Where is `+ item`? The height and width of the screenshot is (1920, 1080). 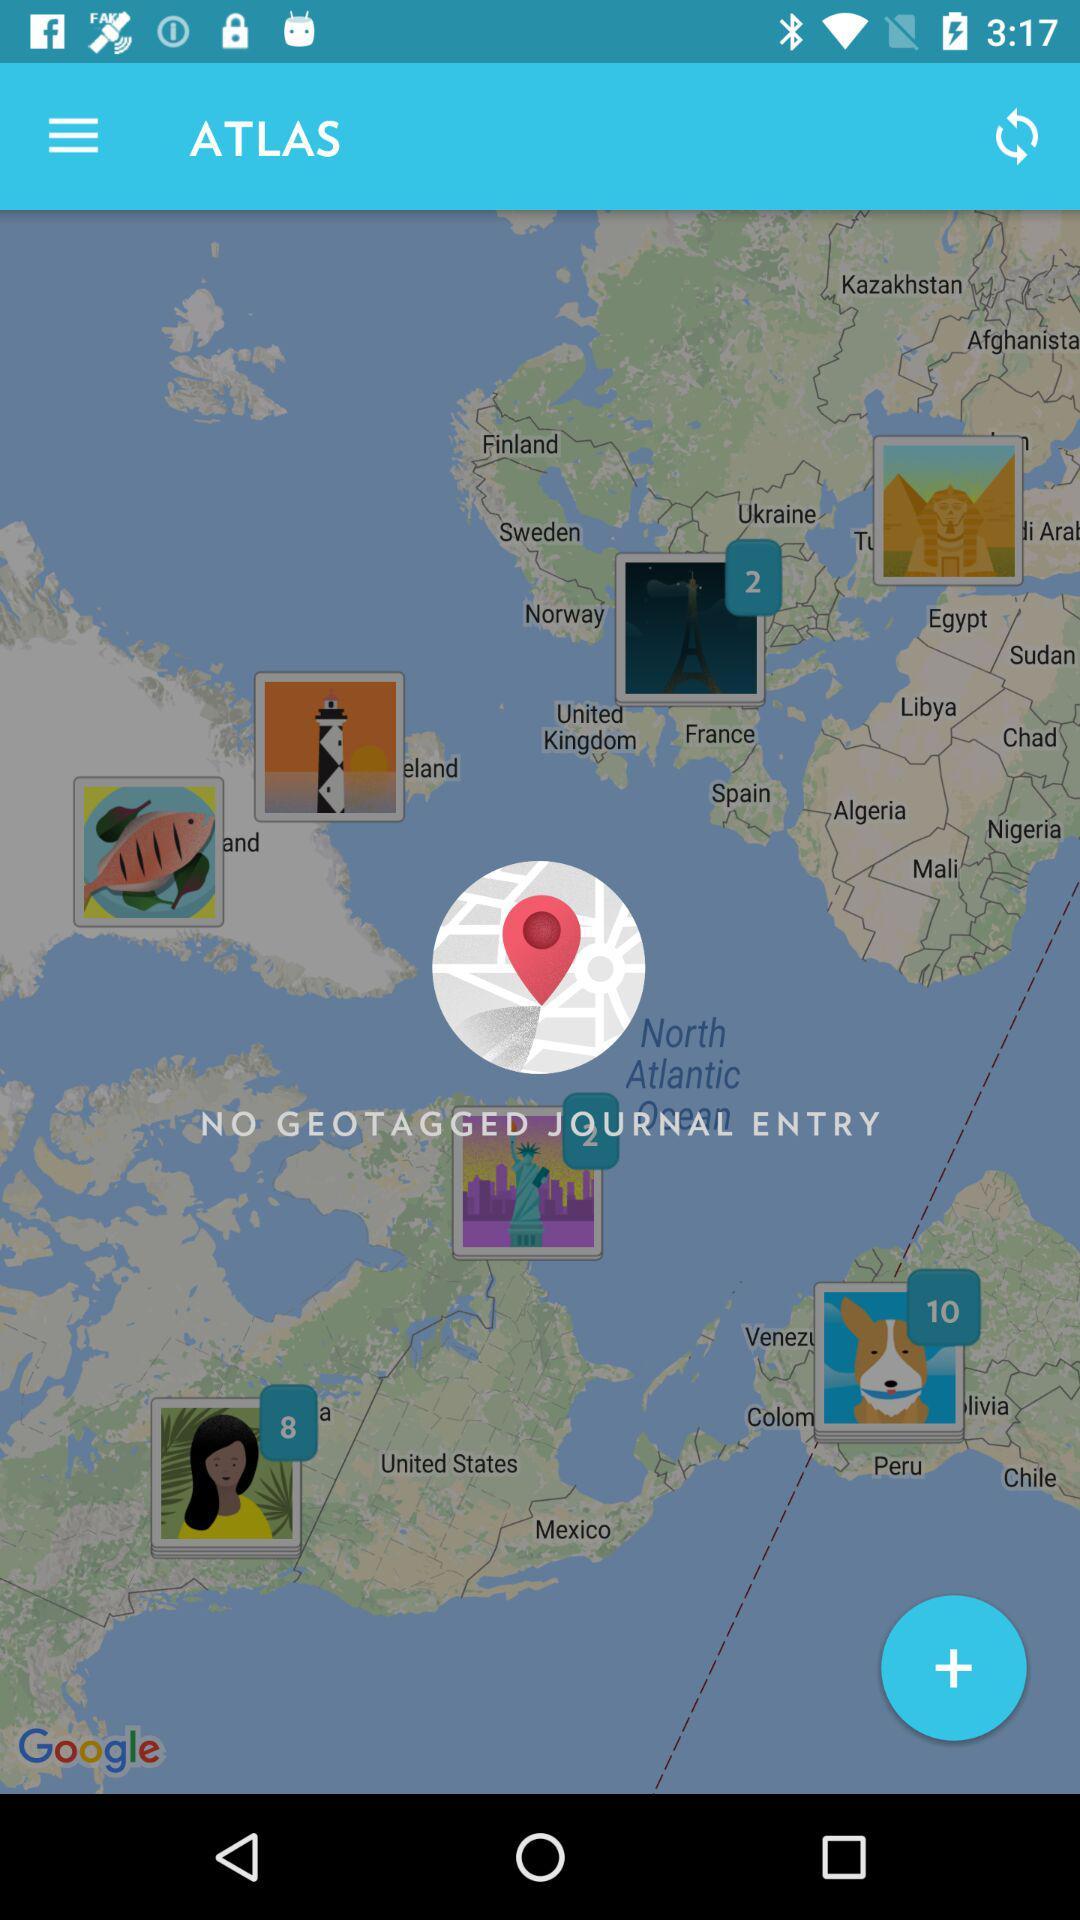 + item is located at coordinates (952, 1668).